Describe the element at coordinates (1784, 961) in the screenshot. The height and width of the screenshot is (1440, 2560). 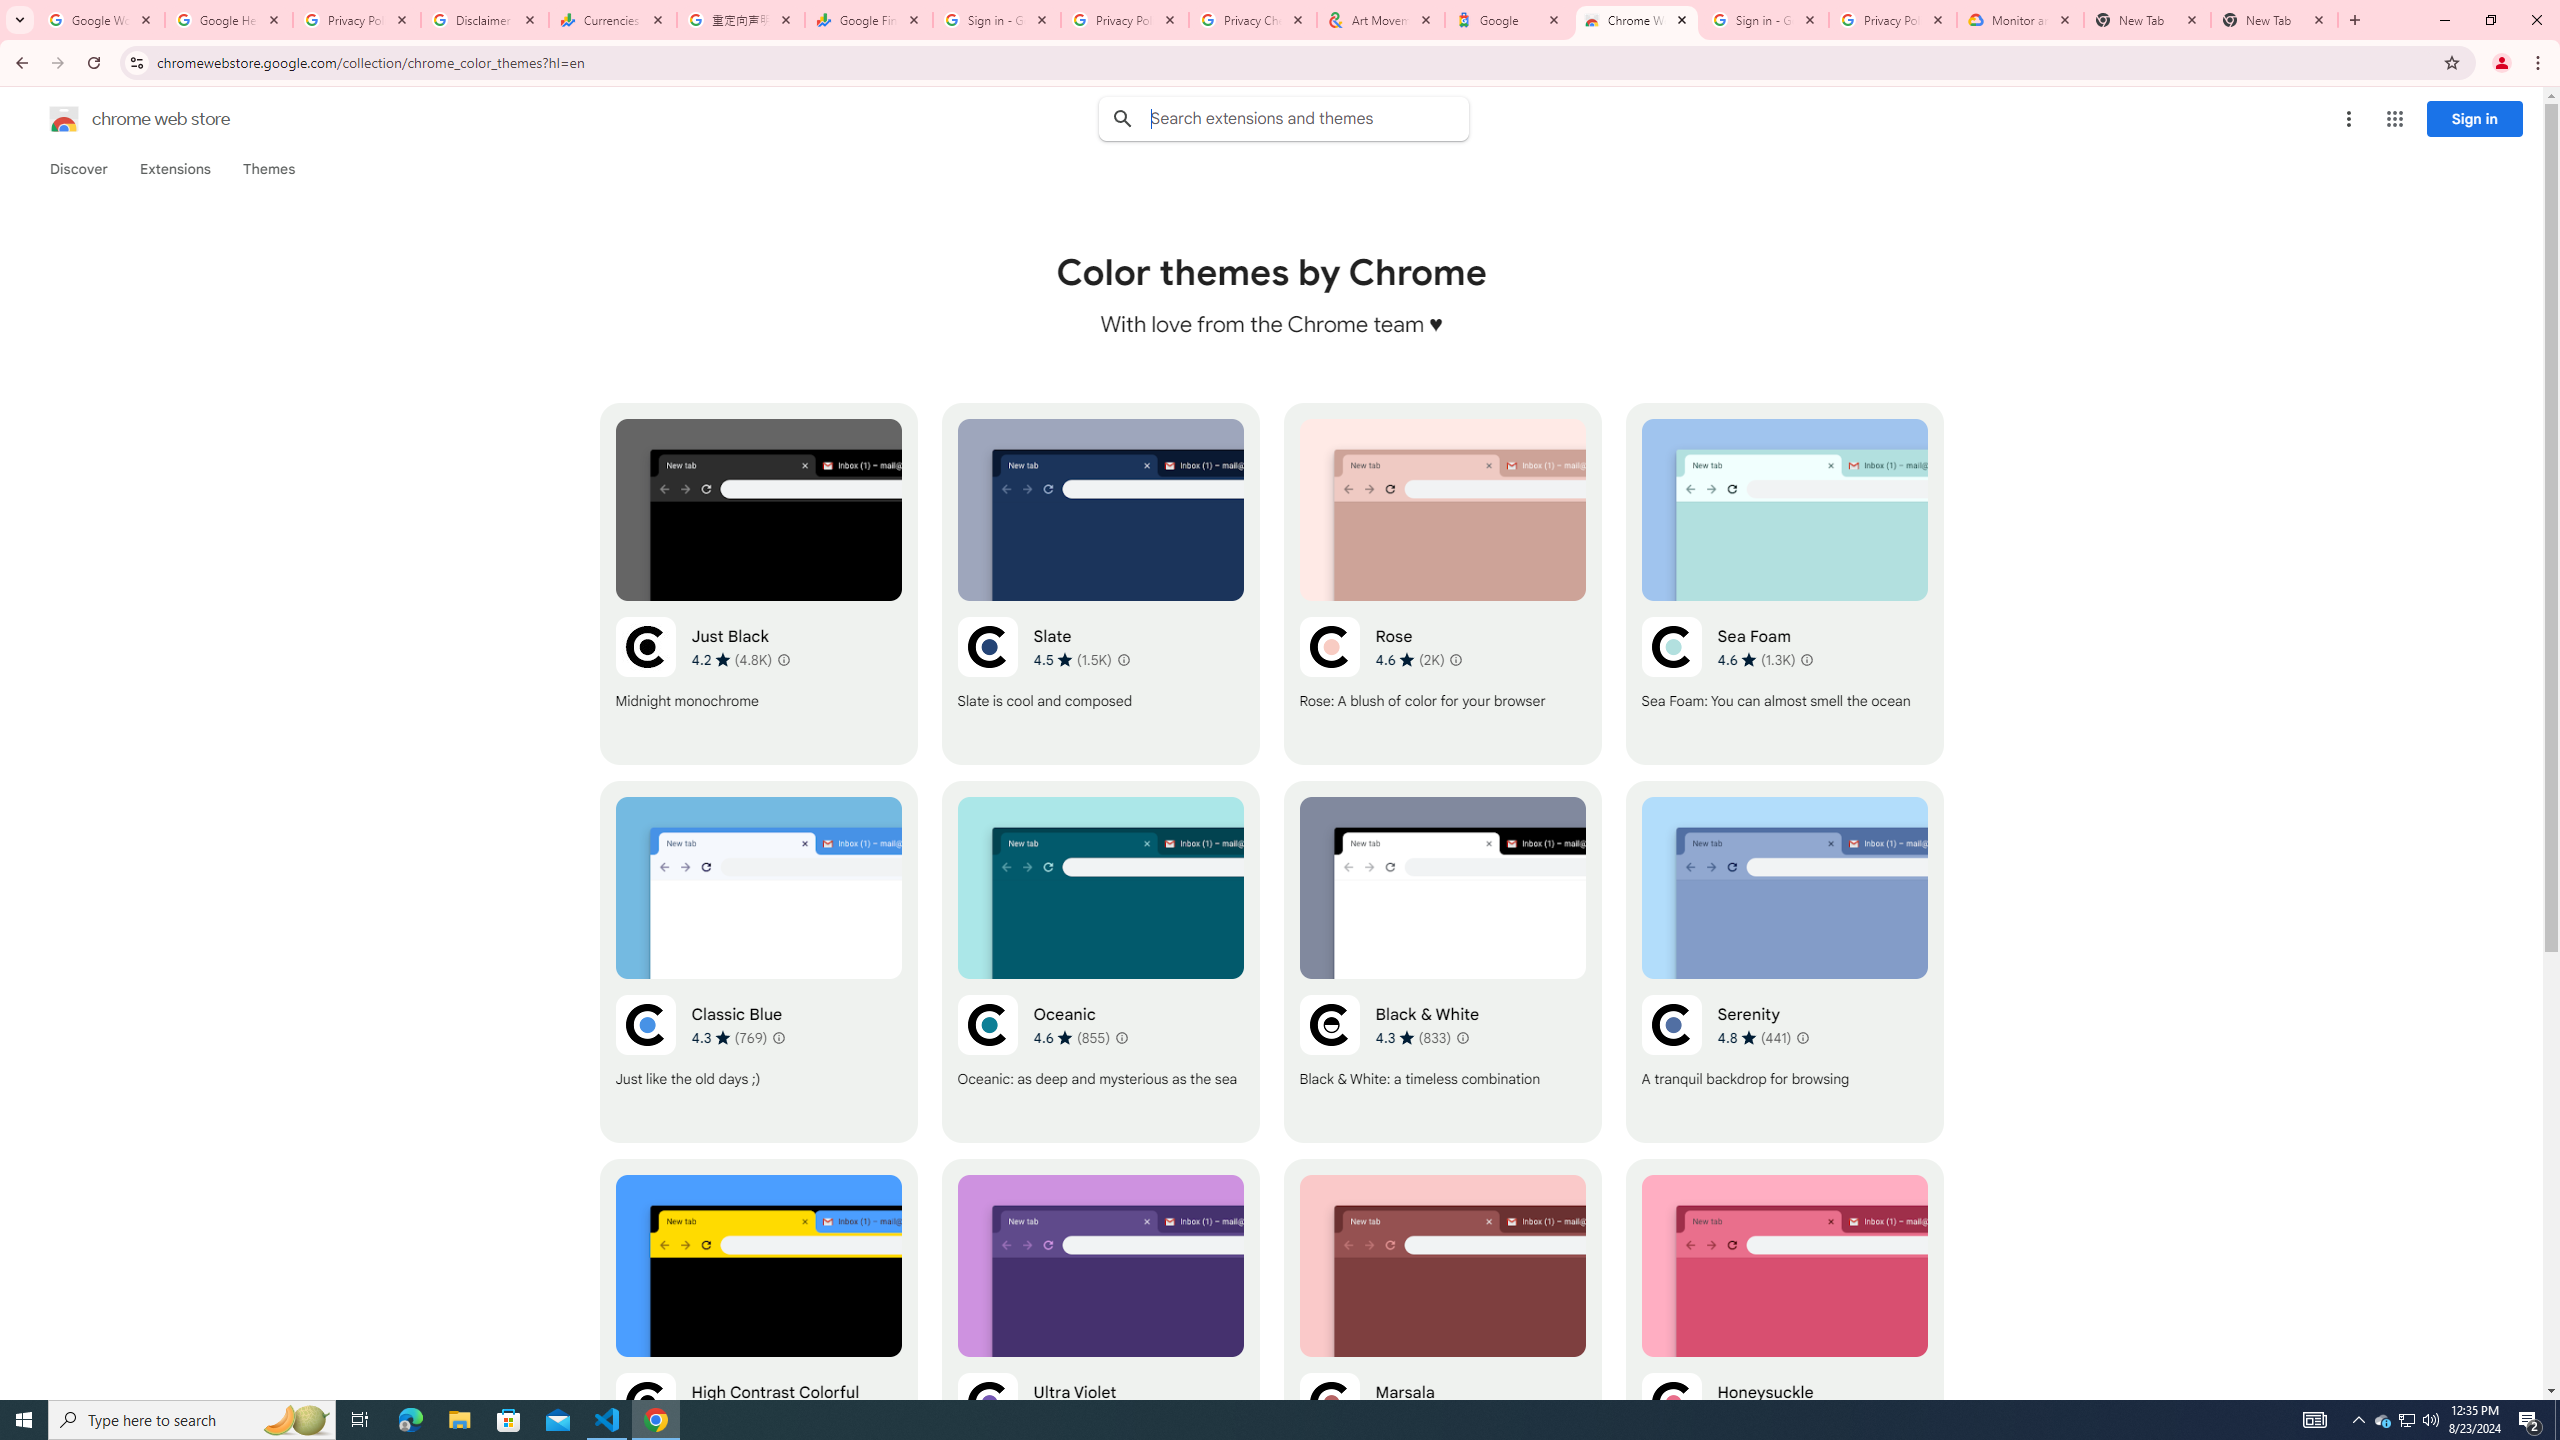
I see `'Serenity'` at that location.